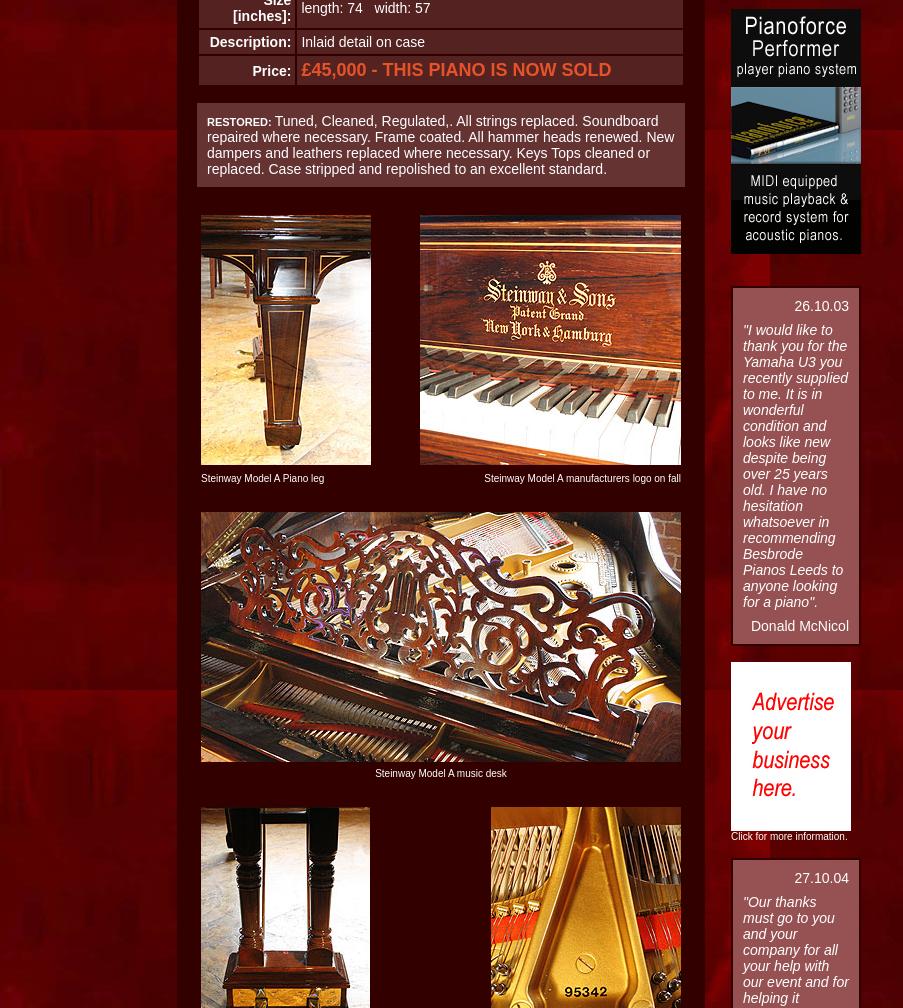 This screenshot has width=903, height=1008. Describe the element at coordinates (484, 478) in the screenshot. I see `'Steinway Model A manufacturers logo on fall'` at that location.